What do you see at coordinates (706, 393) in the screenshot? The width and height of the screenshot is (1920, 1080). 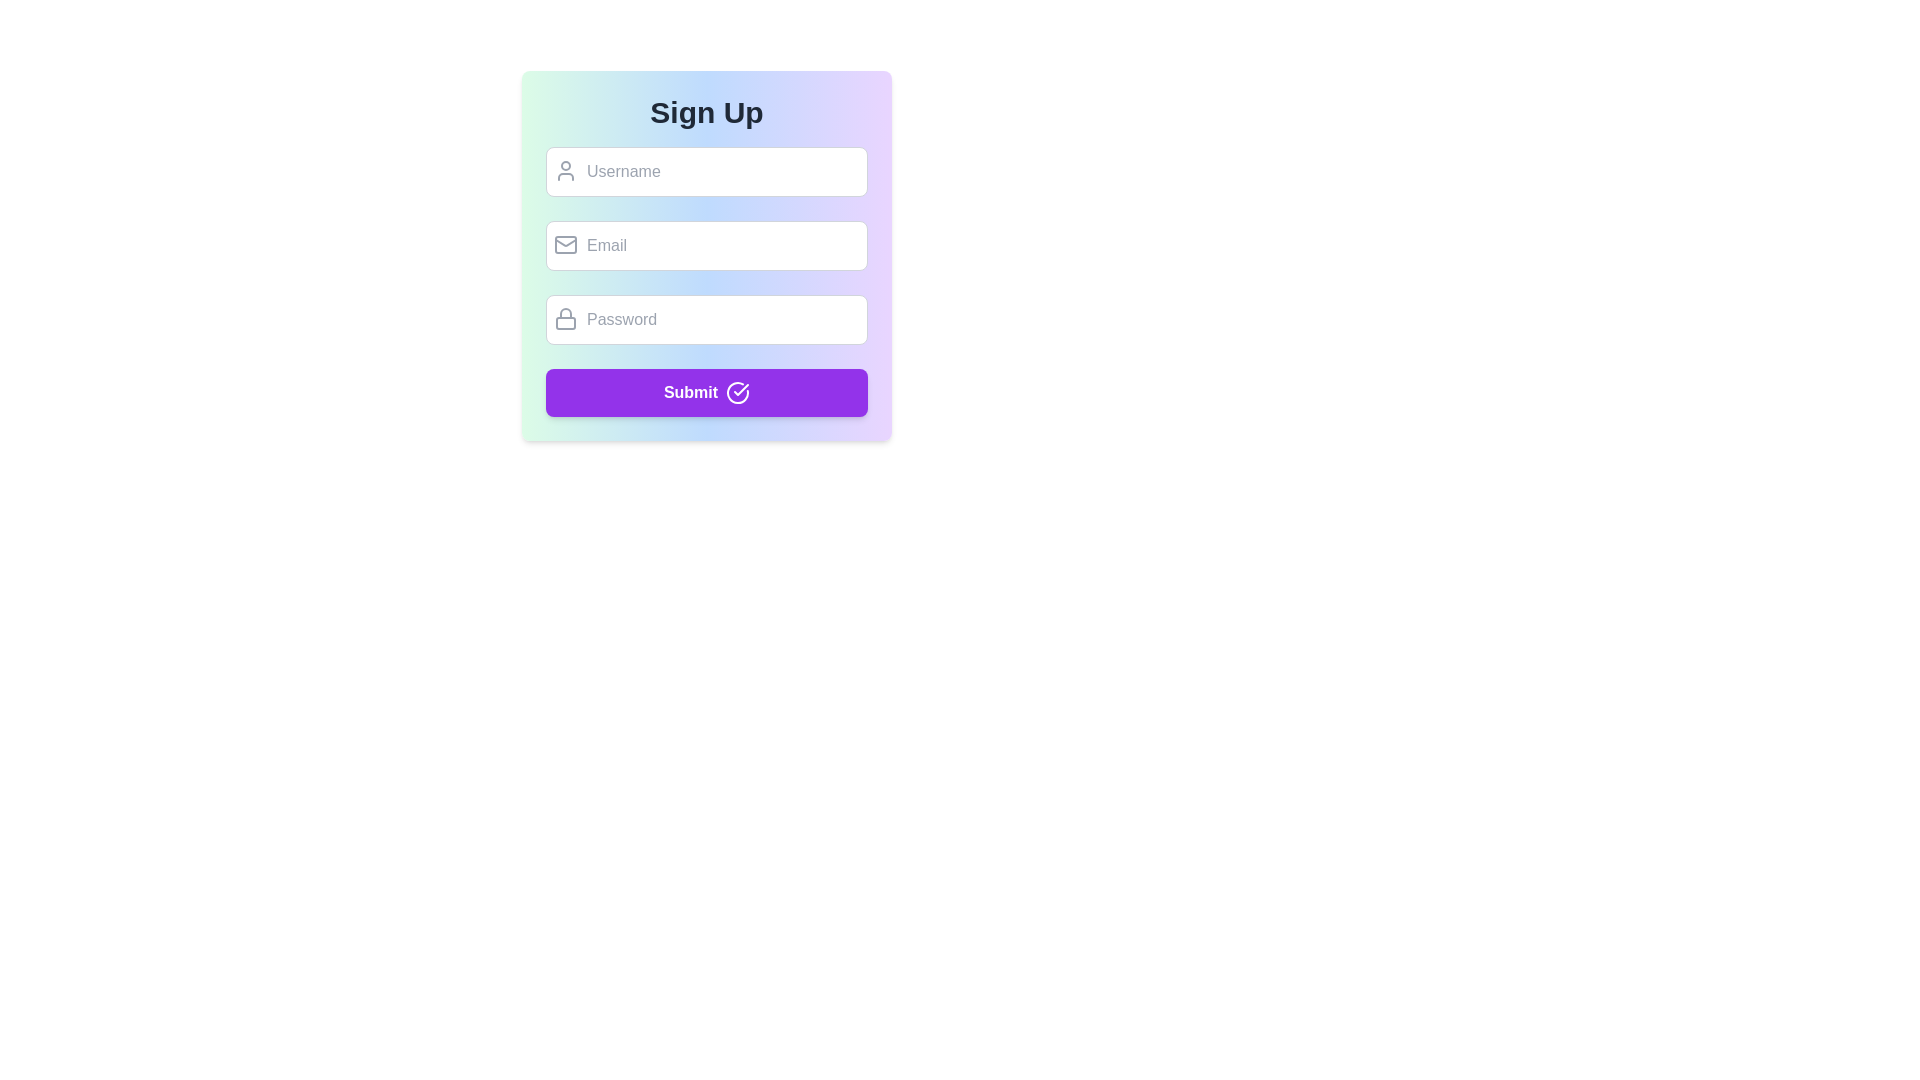 I see `the 'Submit' button with a purple background and a checkmark icon` at bounding box center [706, 393].